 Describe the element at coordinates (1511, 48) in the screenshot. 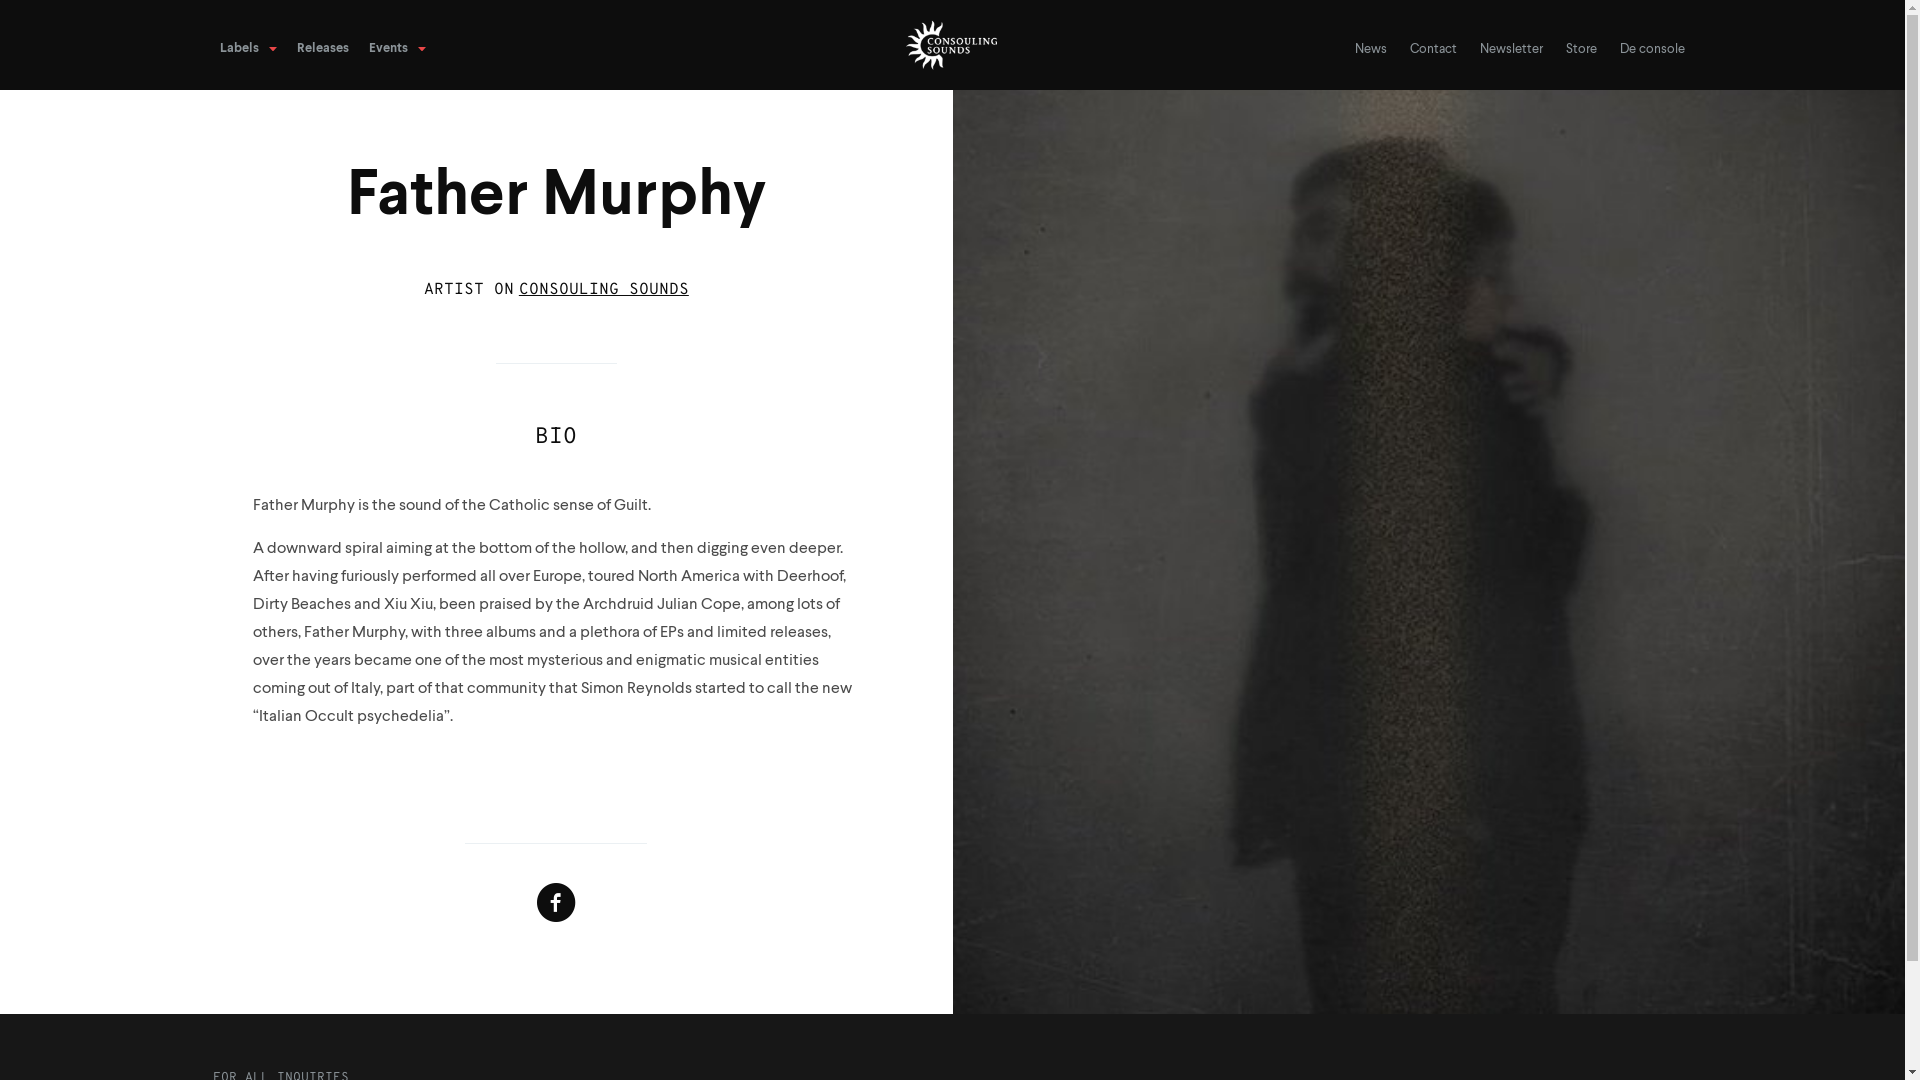

I see `'Newsletter'` at that location.